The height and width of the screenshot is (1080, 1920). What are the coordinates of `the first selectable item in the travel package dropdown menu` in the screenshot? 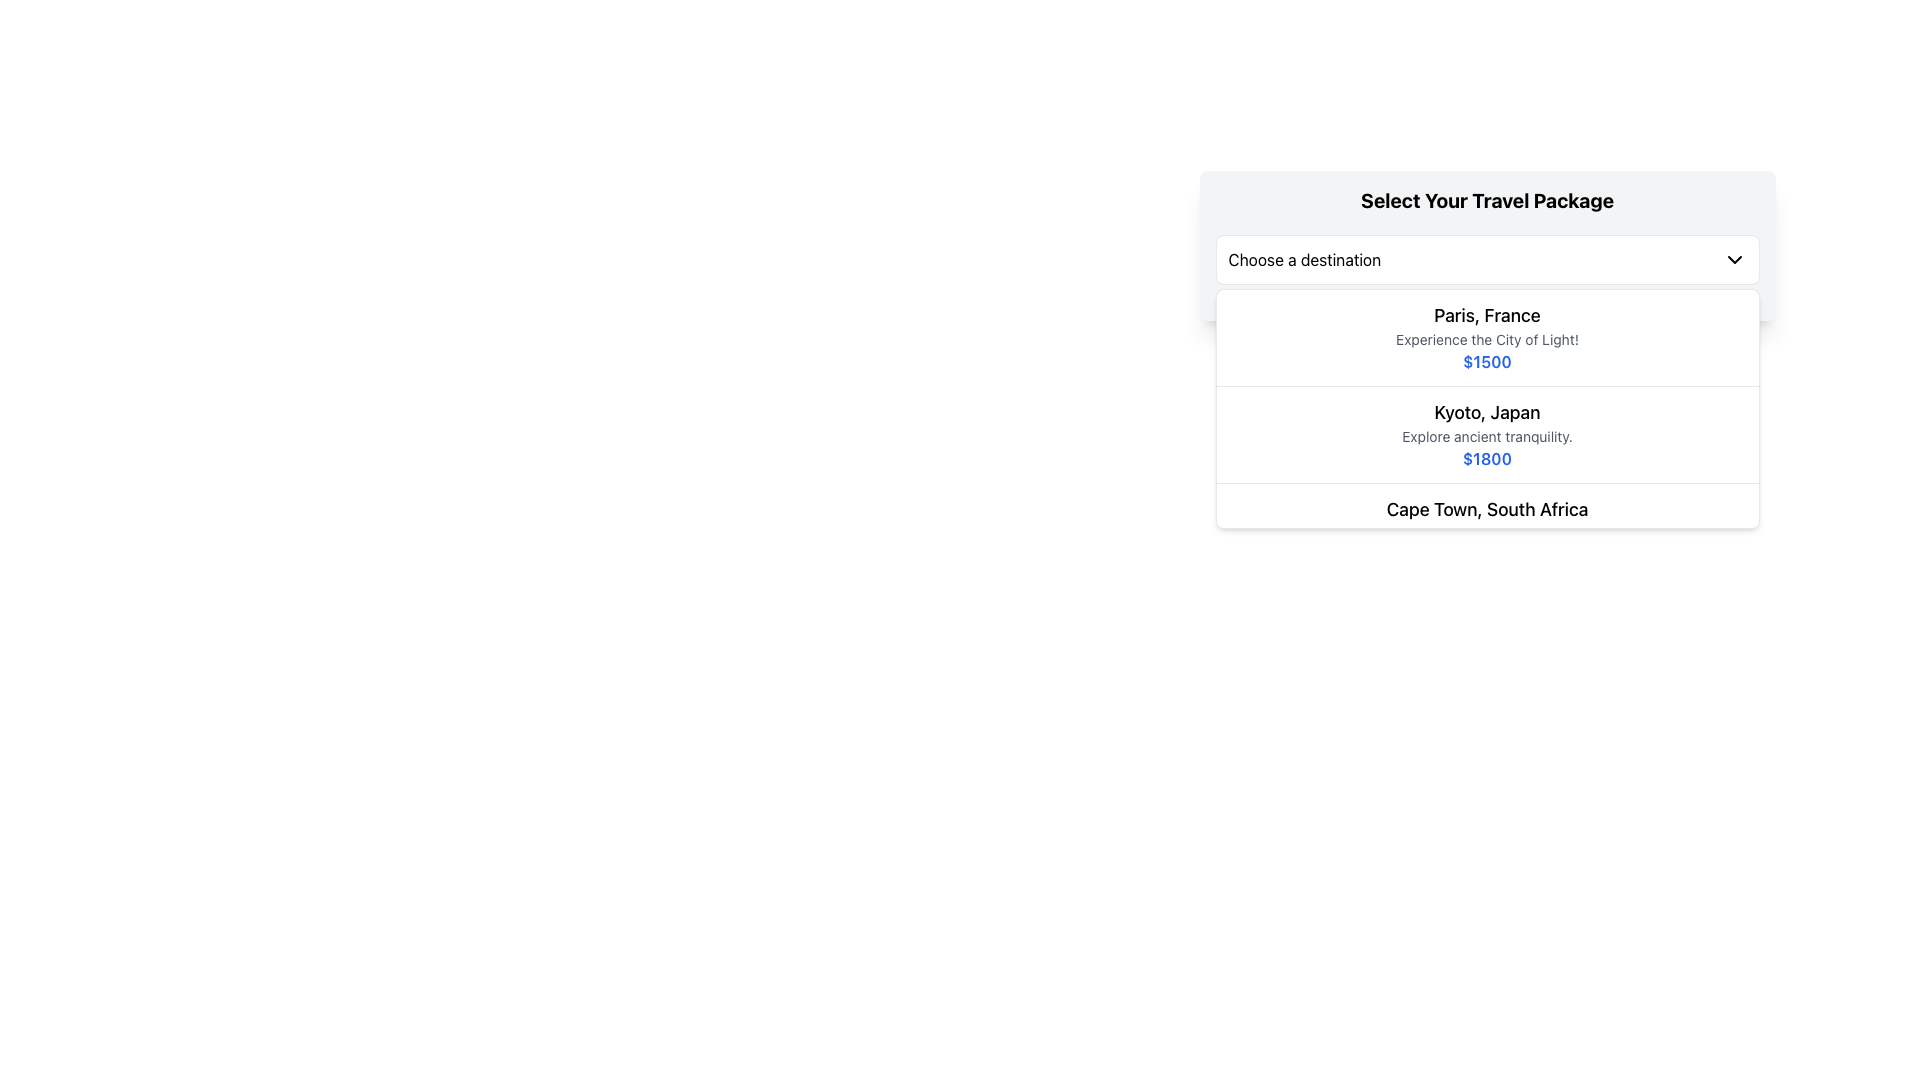 It's located at (1487, 337).